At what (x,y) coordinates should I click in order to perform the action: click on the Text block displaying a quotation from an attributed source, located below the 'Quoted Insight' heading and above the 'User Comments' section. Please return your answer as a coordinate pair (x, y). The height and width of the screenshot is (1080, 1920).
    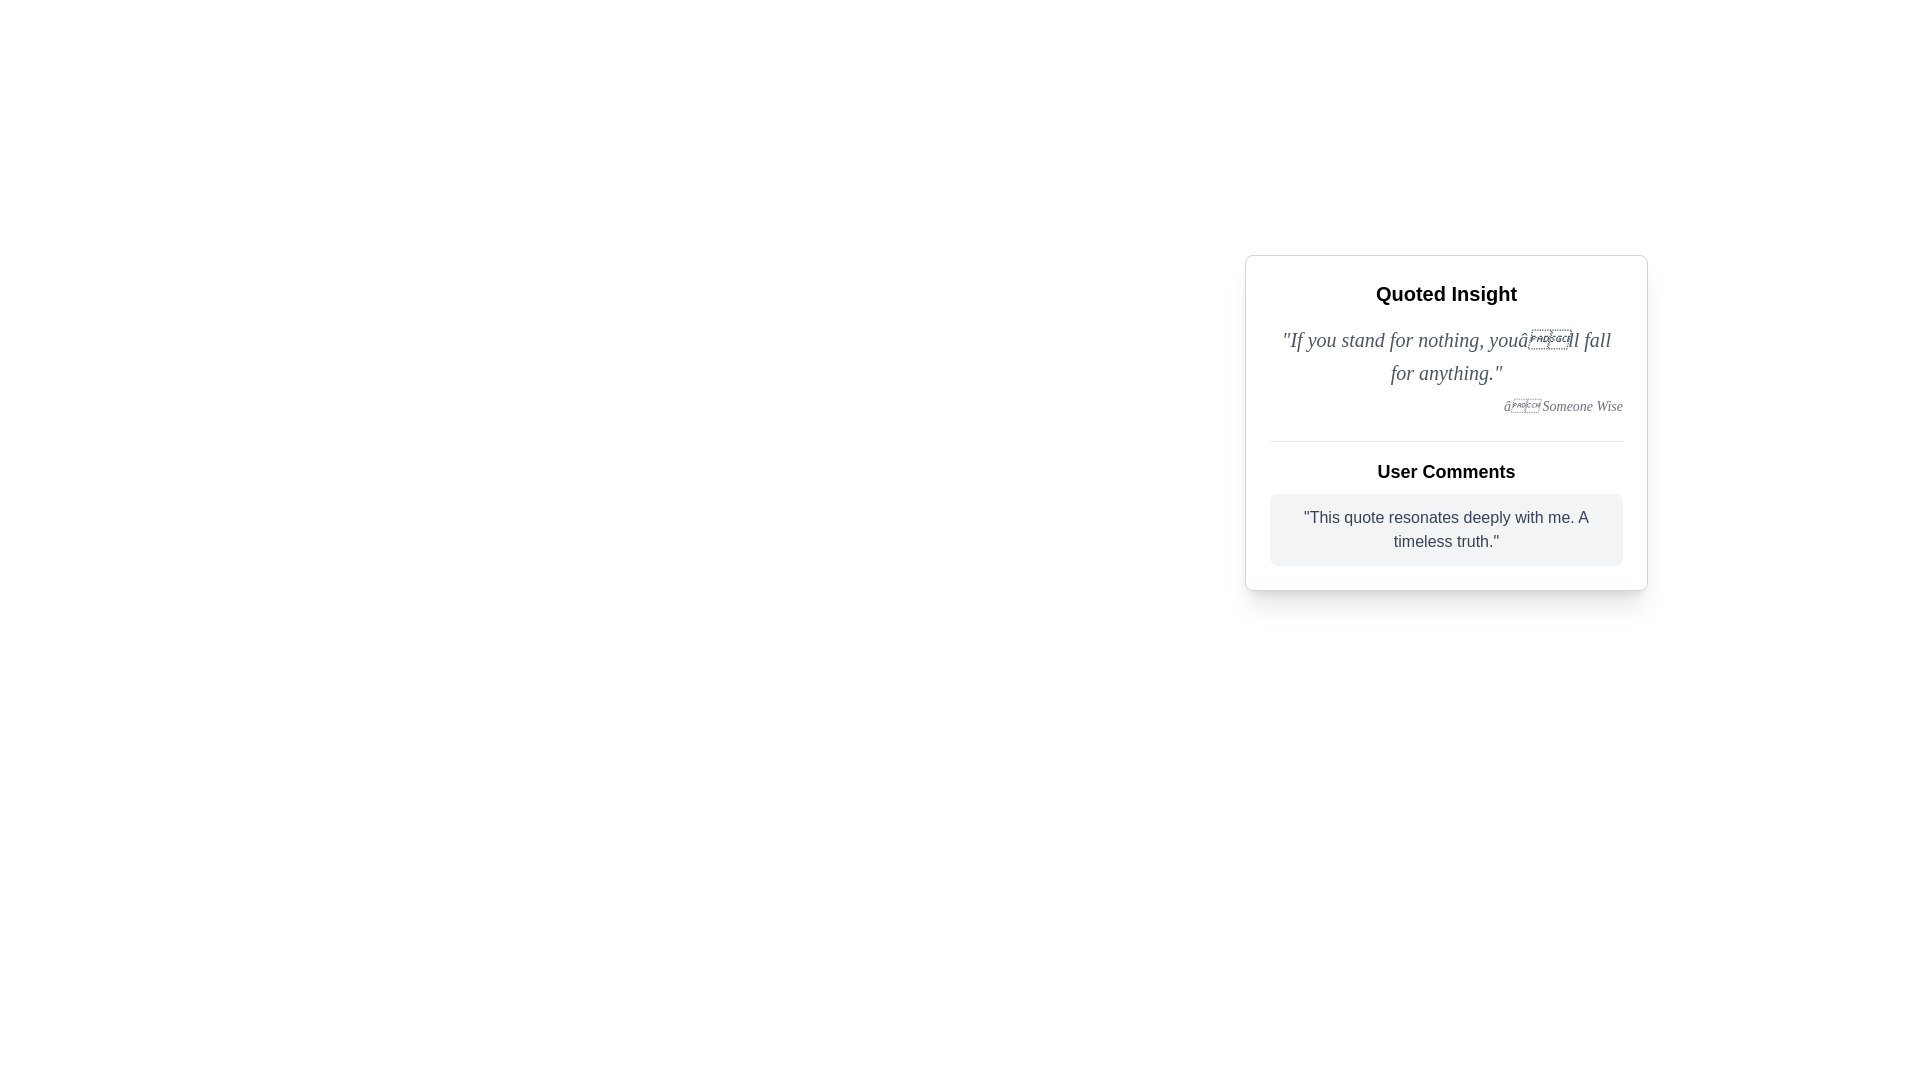
    Looking at the image, I should click on (1446, 370).